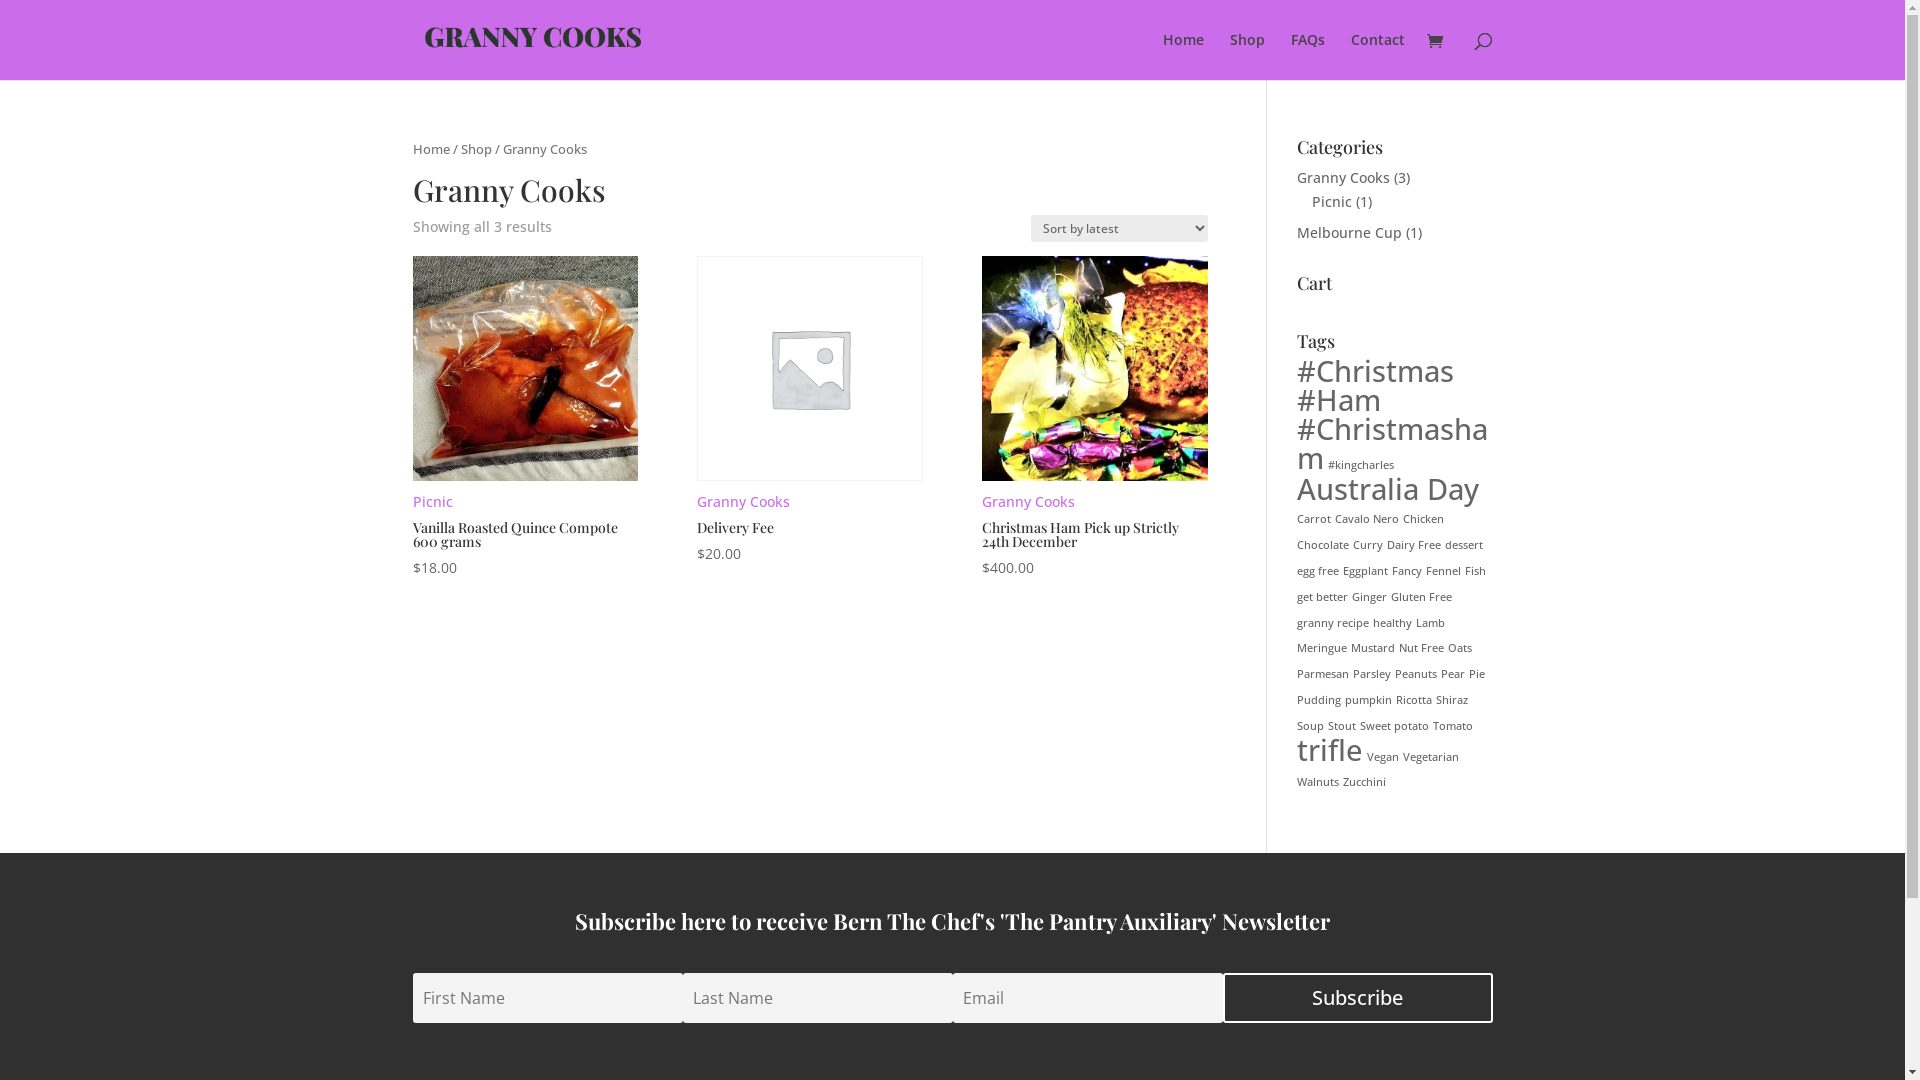 This screenshot has width=1920, height=1080. What do you see at coordinates (1323, 544) in the screenshot?
I see `'Chocolate'` at bounding box center [1323, 544].